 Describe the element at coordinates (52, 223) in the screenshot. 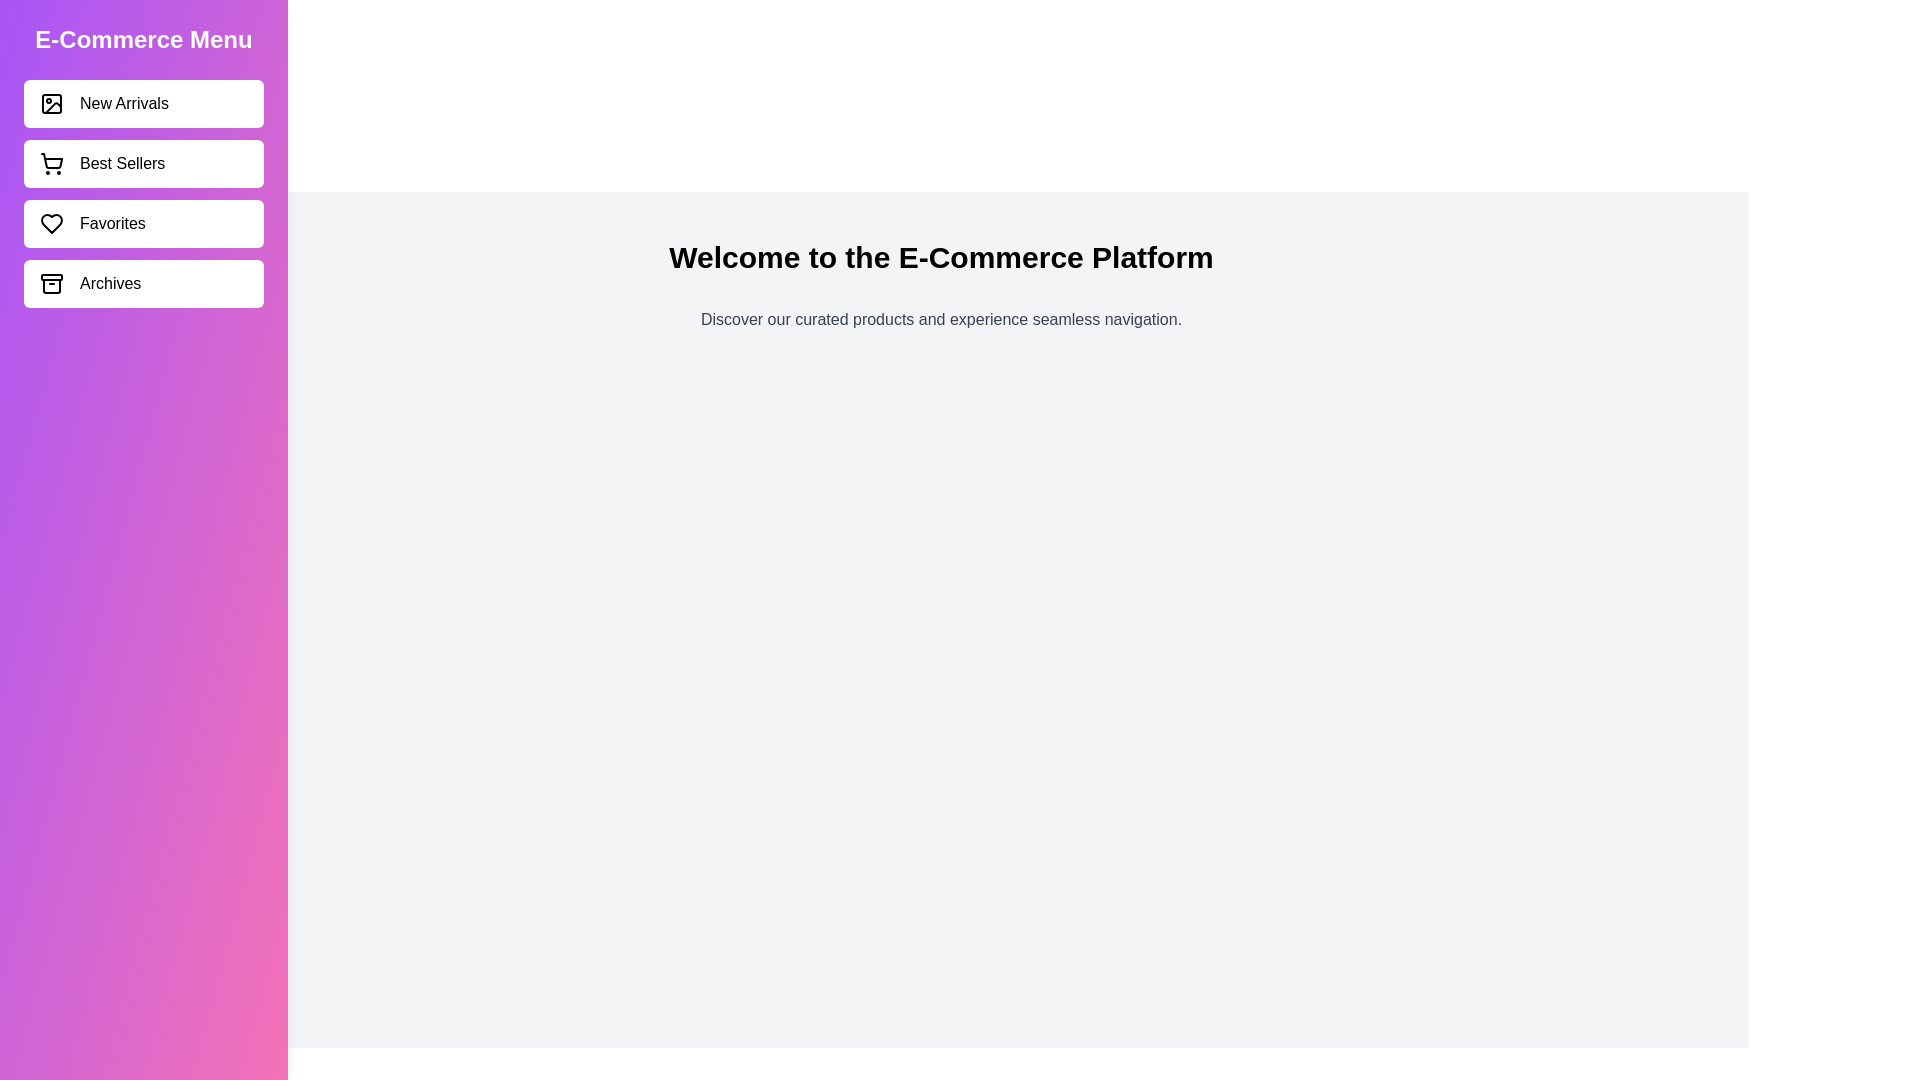

I see `the icon corresponding to Favorites in the sidebar` at that location.